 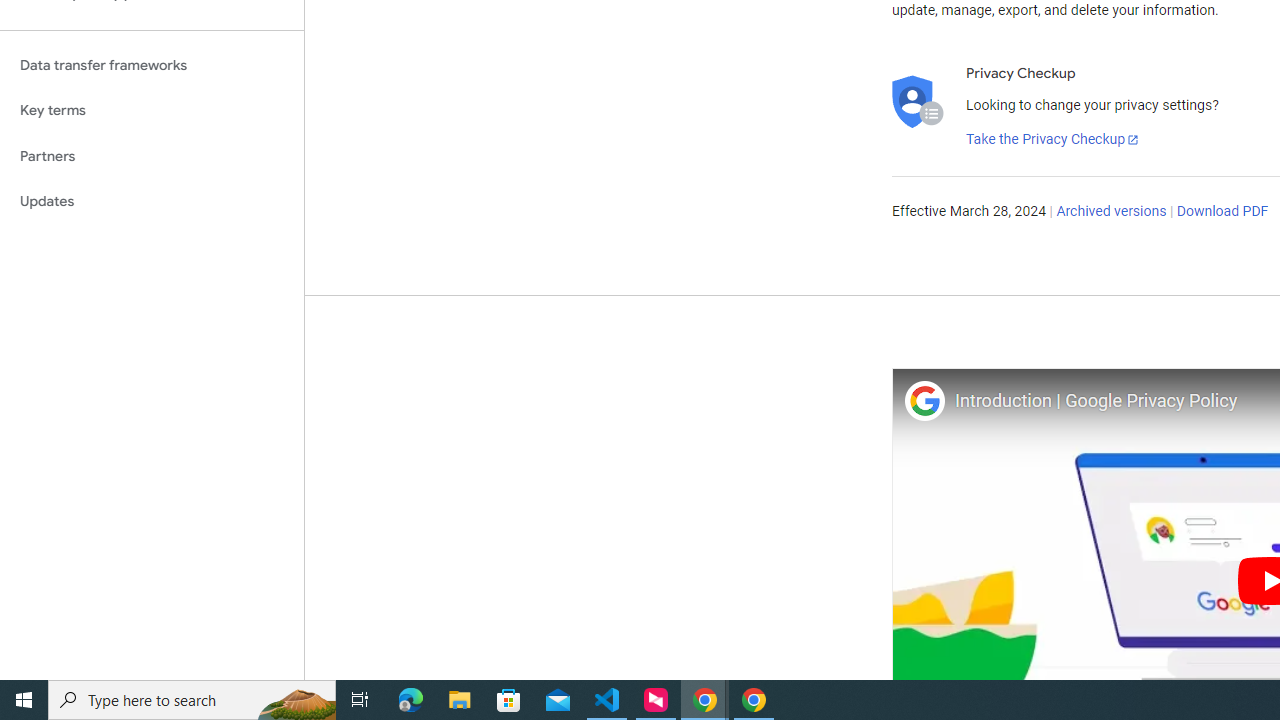 What do you see at coordinates (1110, 212) in the screenshot?
I see `'Archived versions'` at bounding box center [1110, 212].